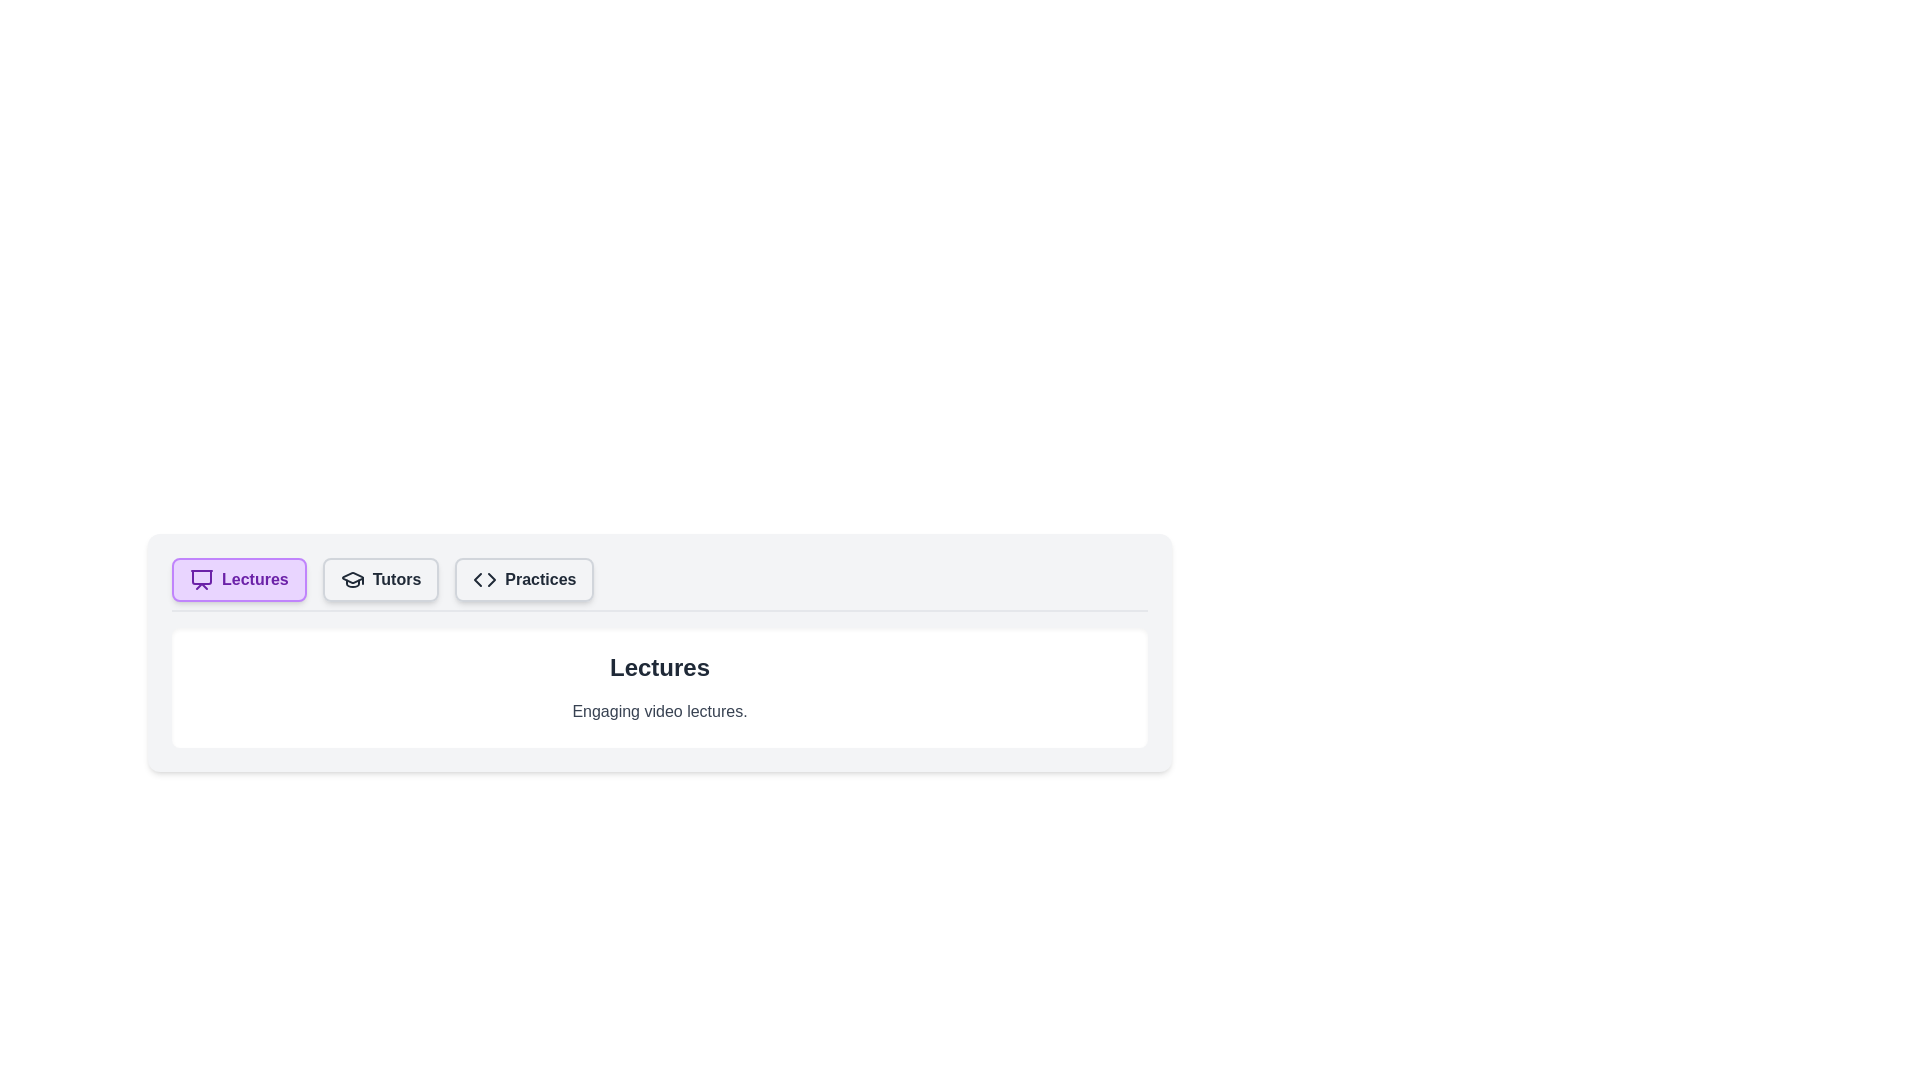 This screenshot has width=1920, height=1080. Describe the element at coordinates (201, 579) in the screenshot. I see `the 'Lectures' button icon, which is the leftmost button in the horizontal row at the top of the interface, featuring a purple background and labeled 'Lectures'` at that location.